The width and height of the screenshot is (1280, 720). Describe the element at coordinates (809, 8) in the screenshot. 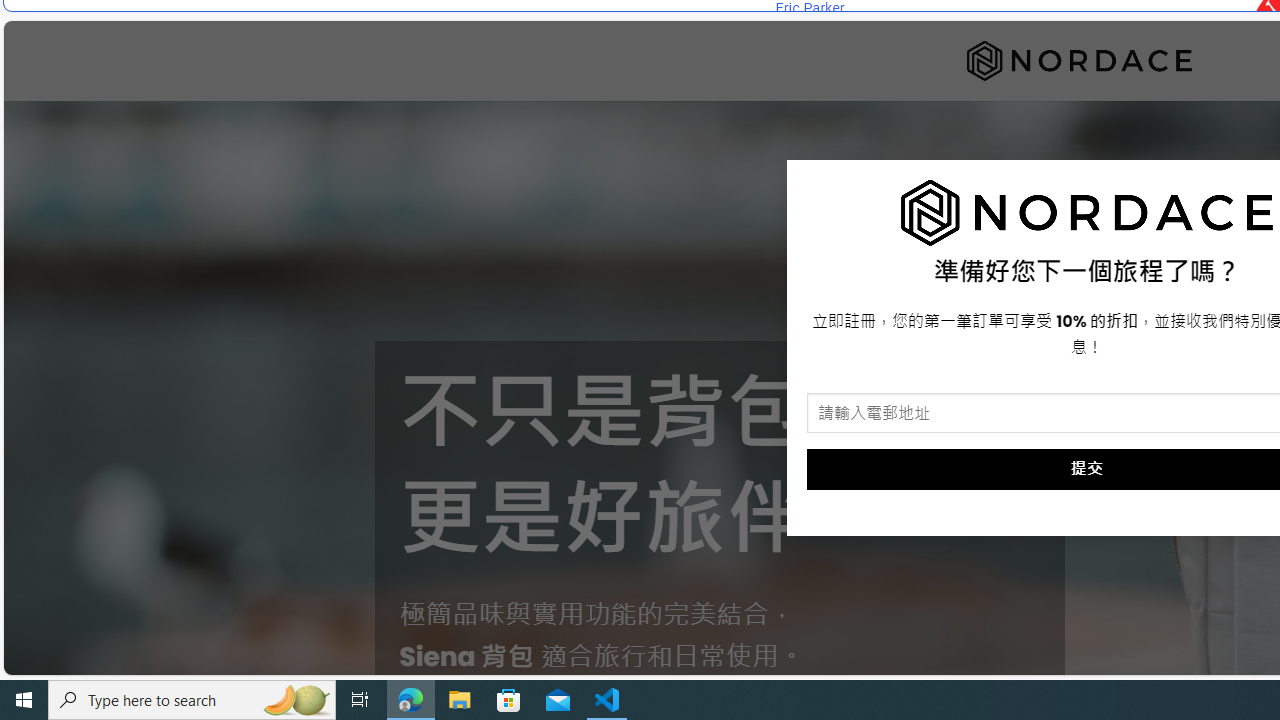

I see `'Eric Parker'` at that location.